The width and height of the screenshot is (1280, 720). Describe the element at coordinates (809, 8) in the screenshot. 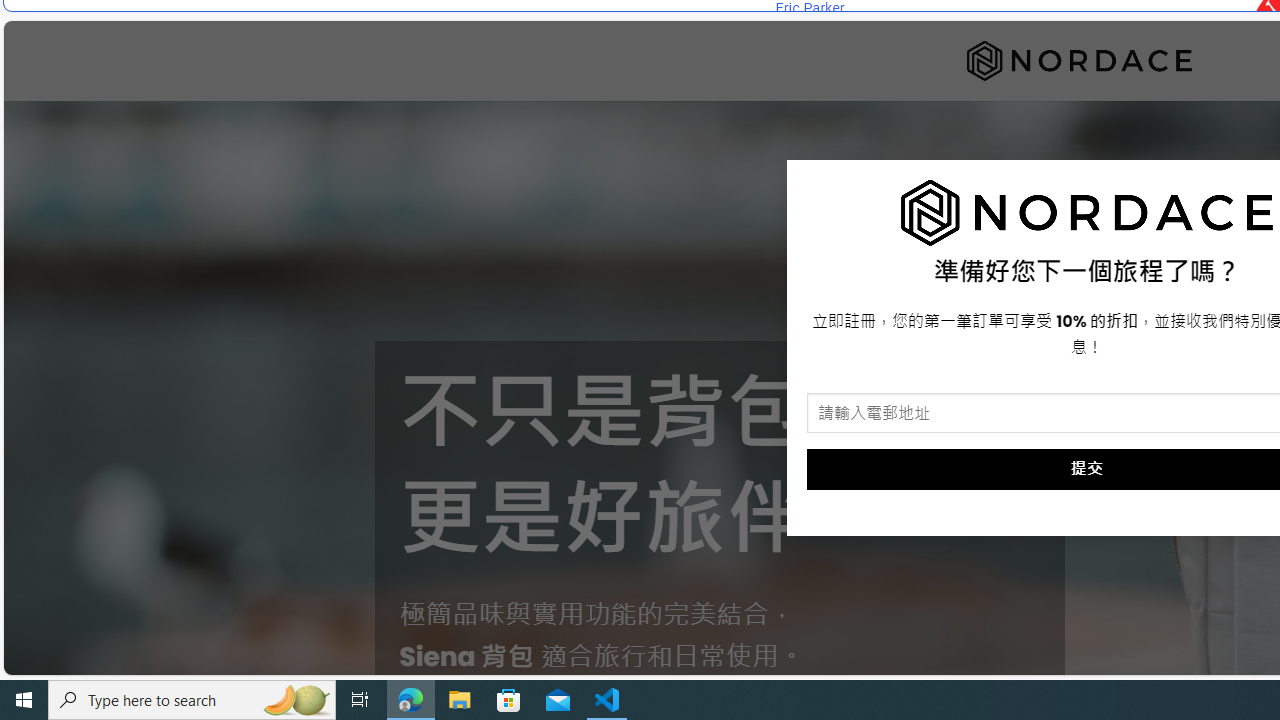

I see `'Eric Parker'` at that location.